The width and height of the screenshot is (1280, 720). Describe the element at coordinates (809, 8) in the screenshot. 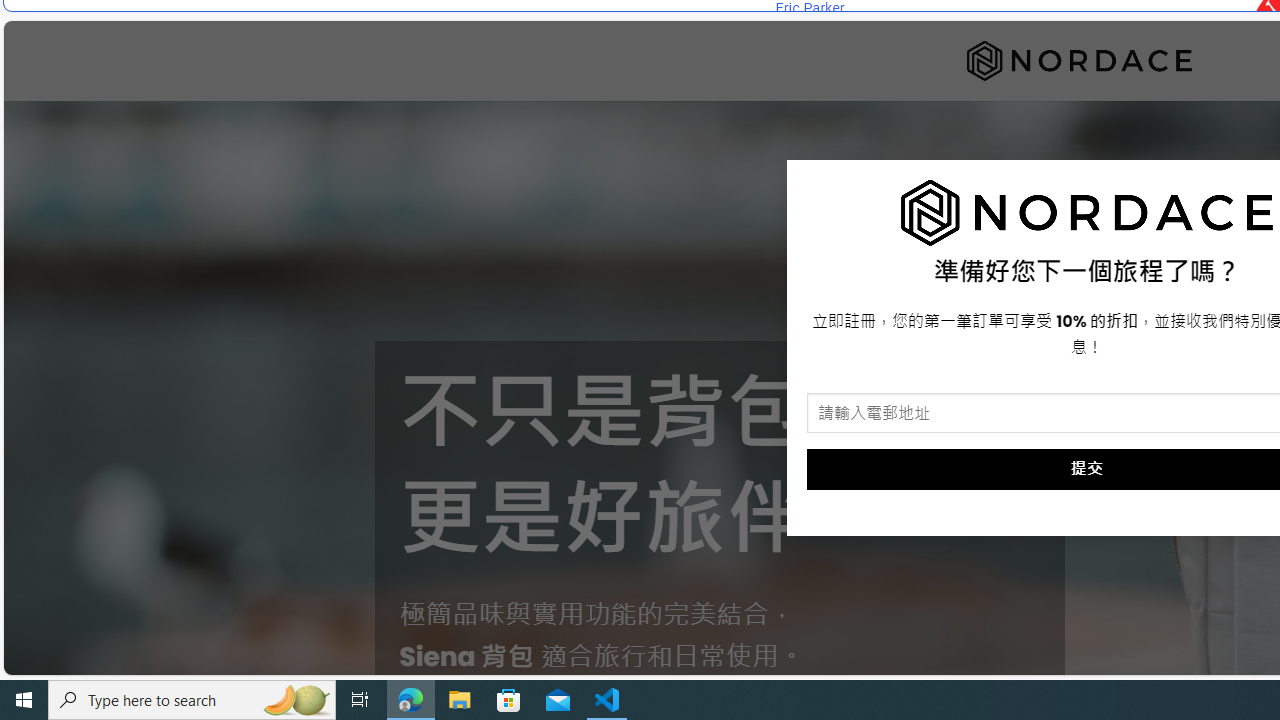

I see `'Eric Parker'` at that location.